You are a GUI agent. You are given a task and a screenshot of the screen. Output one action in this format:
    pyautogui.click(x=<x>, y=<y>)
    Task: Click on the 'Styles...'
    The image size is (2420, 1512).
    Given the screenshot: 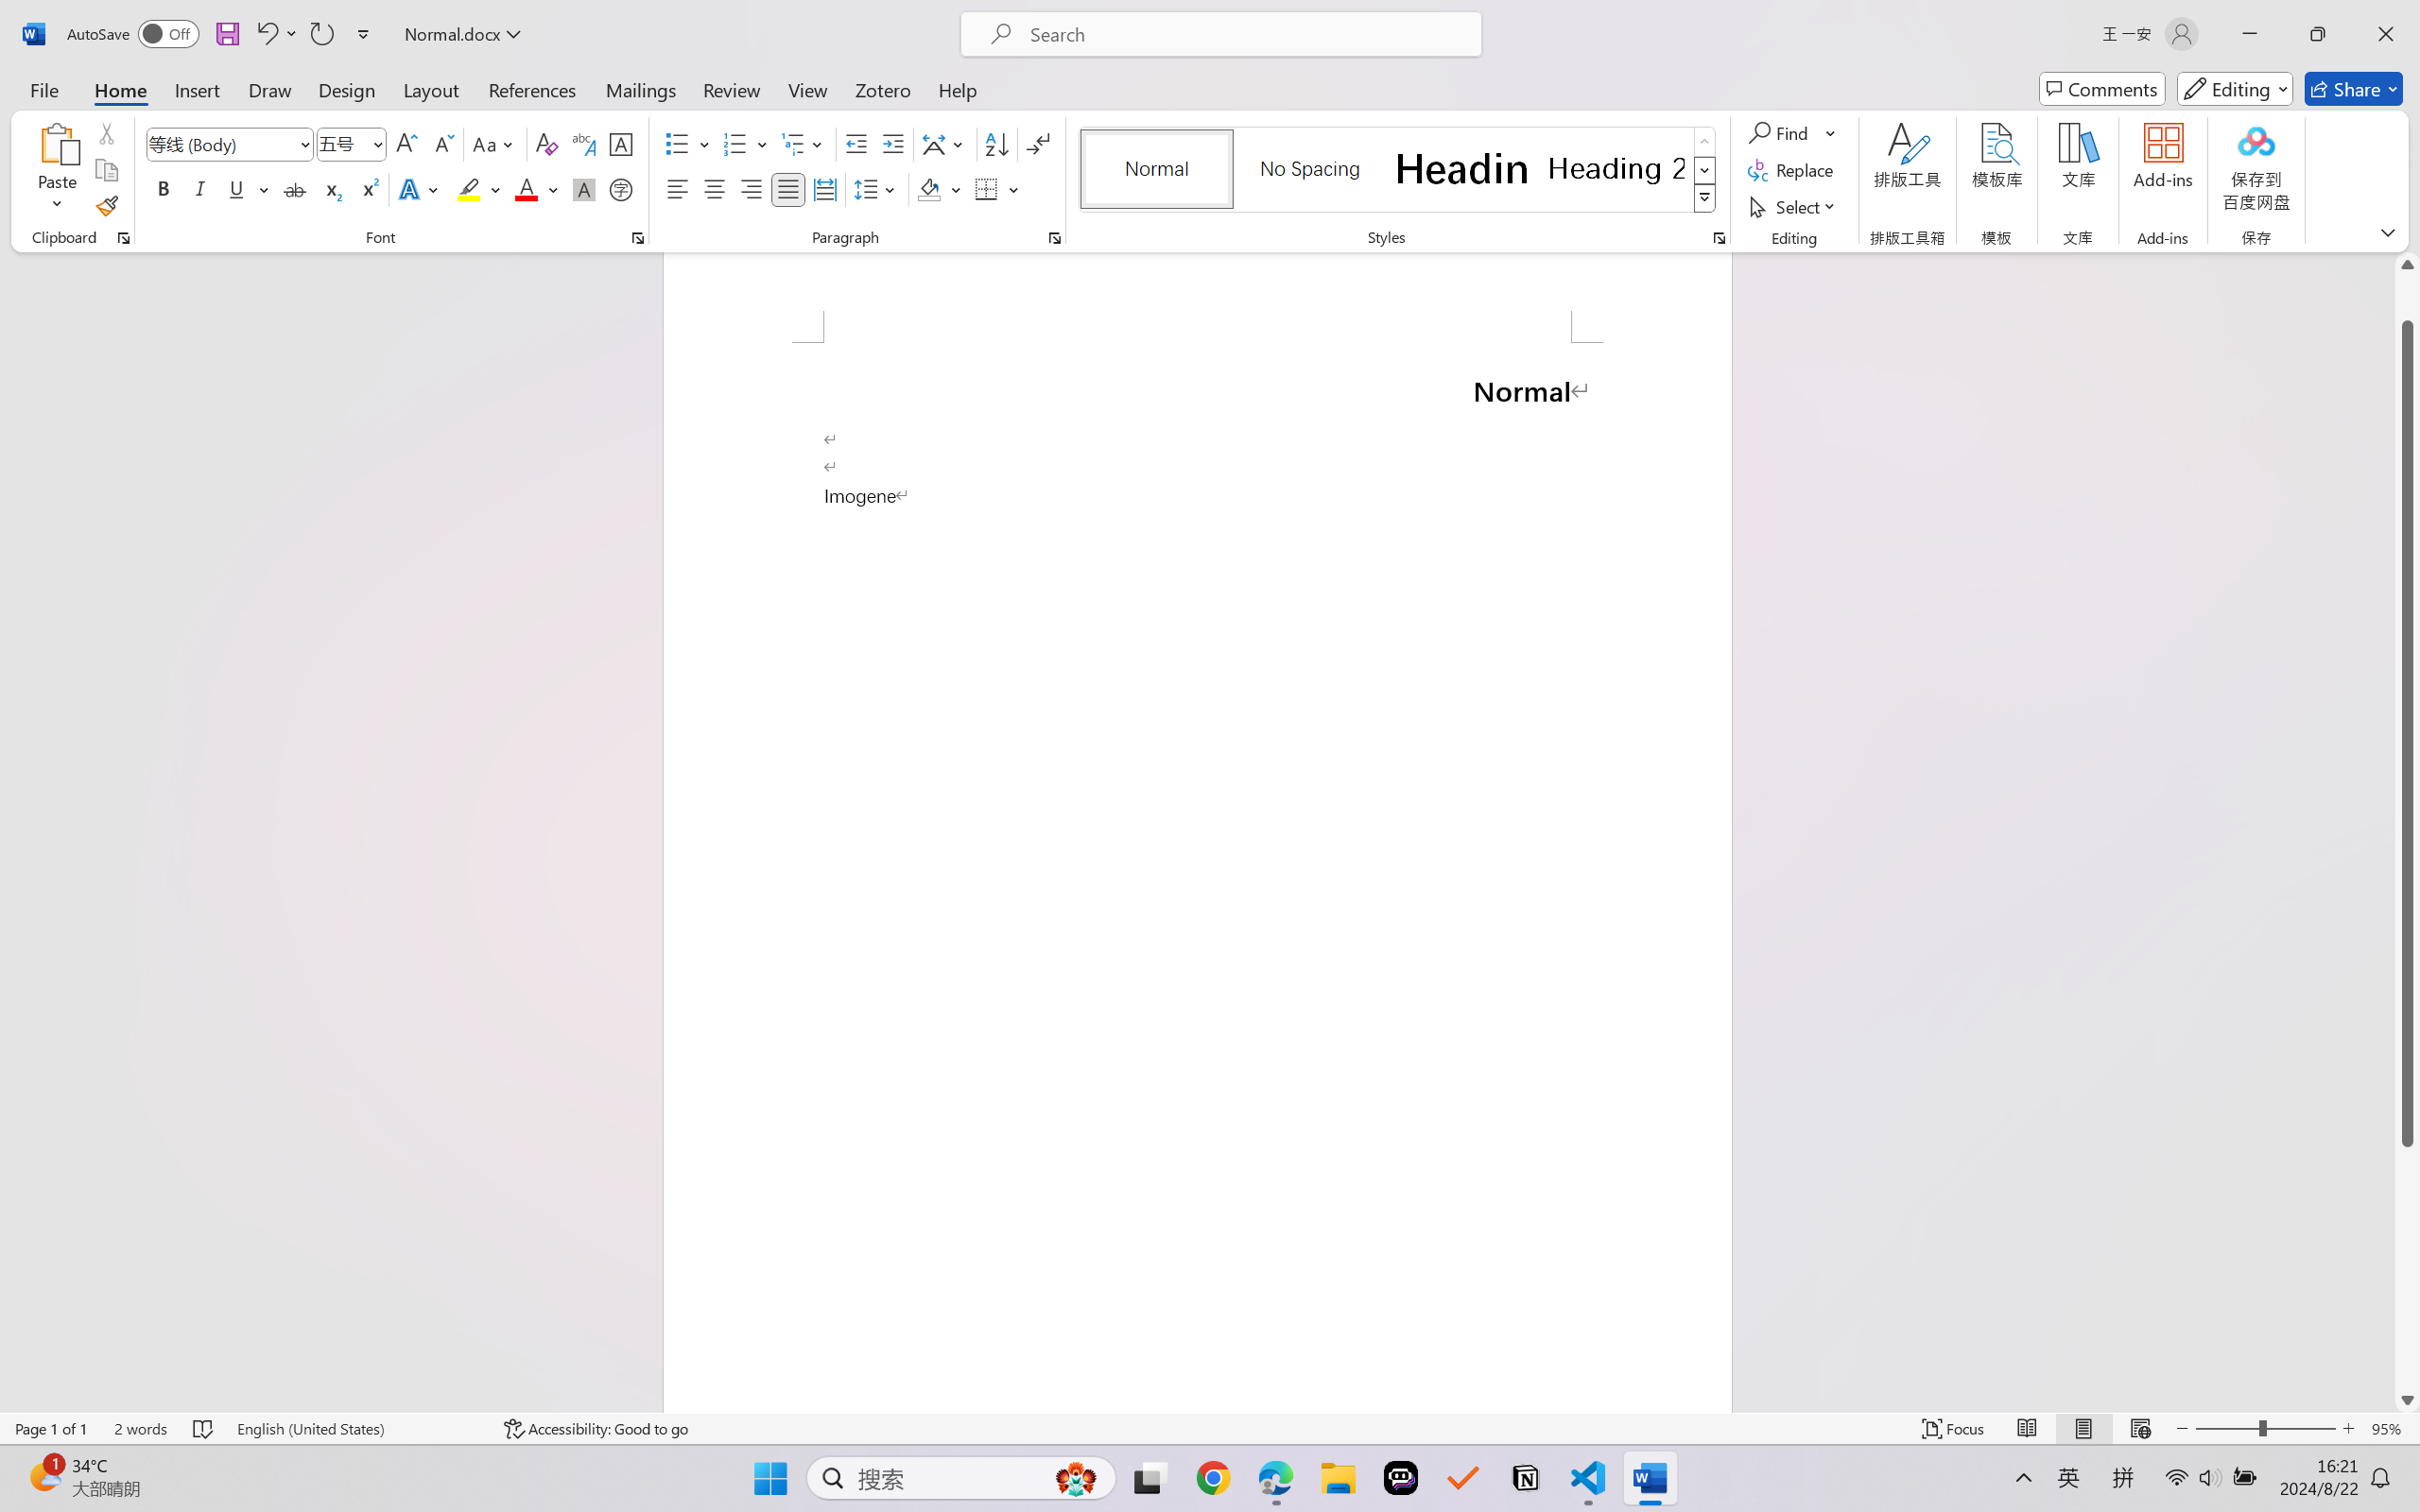 What is the action you would take?
    pyautogui.click(x=1718, y=237)
    